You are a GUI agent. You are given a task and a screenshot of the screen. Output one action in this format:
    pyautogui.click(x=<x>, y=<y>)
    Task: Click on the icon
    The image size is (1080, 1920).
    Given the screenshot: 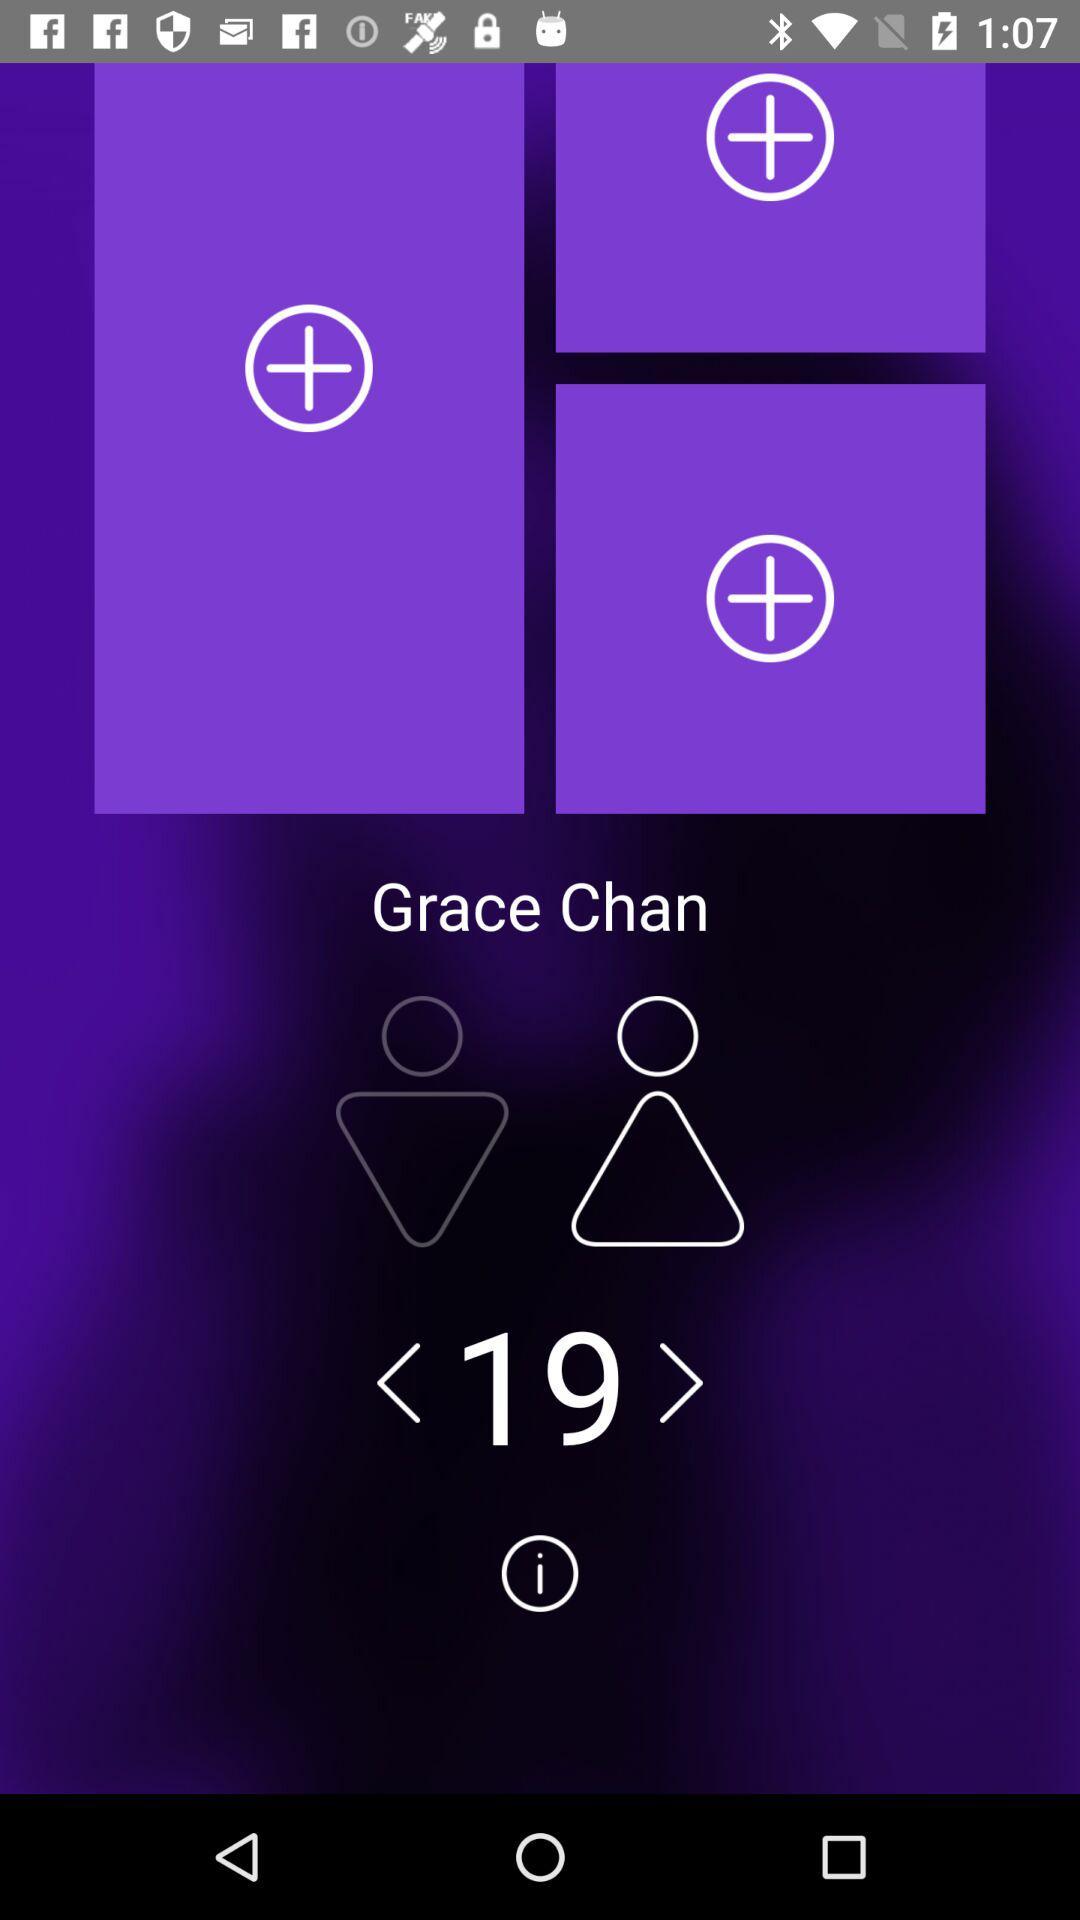 What is the action you would take?
    pyautogui.click(x=540, y=1648)
    